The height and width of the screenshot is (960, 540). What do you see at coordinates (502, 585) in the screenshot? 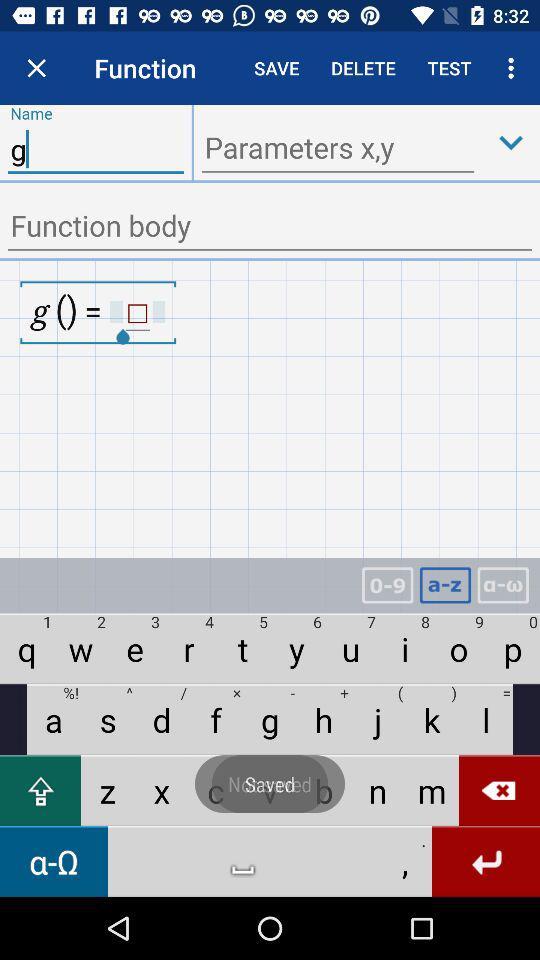
I see `the last text from right corner which is above the button p` at bounding box center [502, 585].